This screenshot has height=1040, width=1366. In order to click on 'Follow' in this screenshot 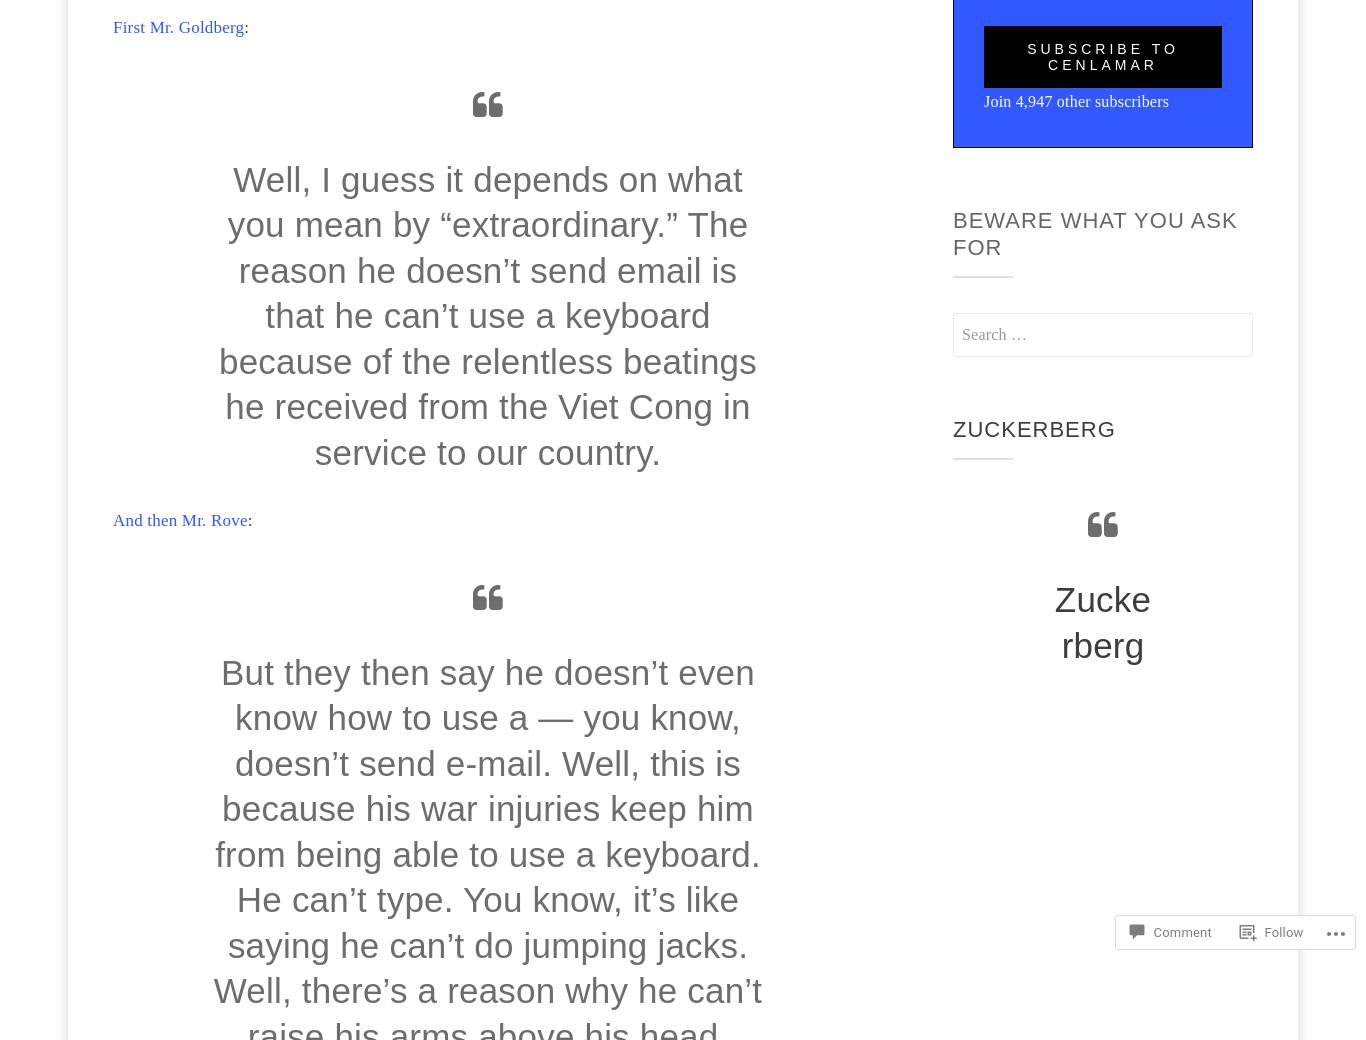, I will do `click(1282, 932)`.